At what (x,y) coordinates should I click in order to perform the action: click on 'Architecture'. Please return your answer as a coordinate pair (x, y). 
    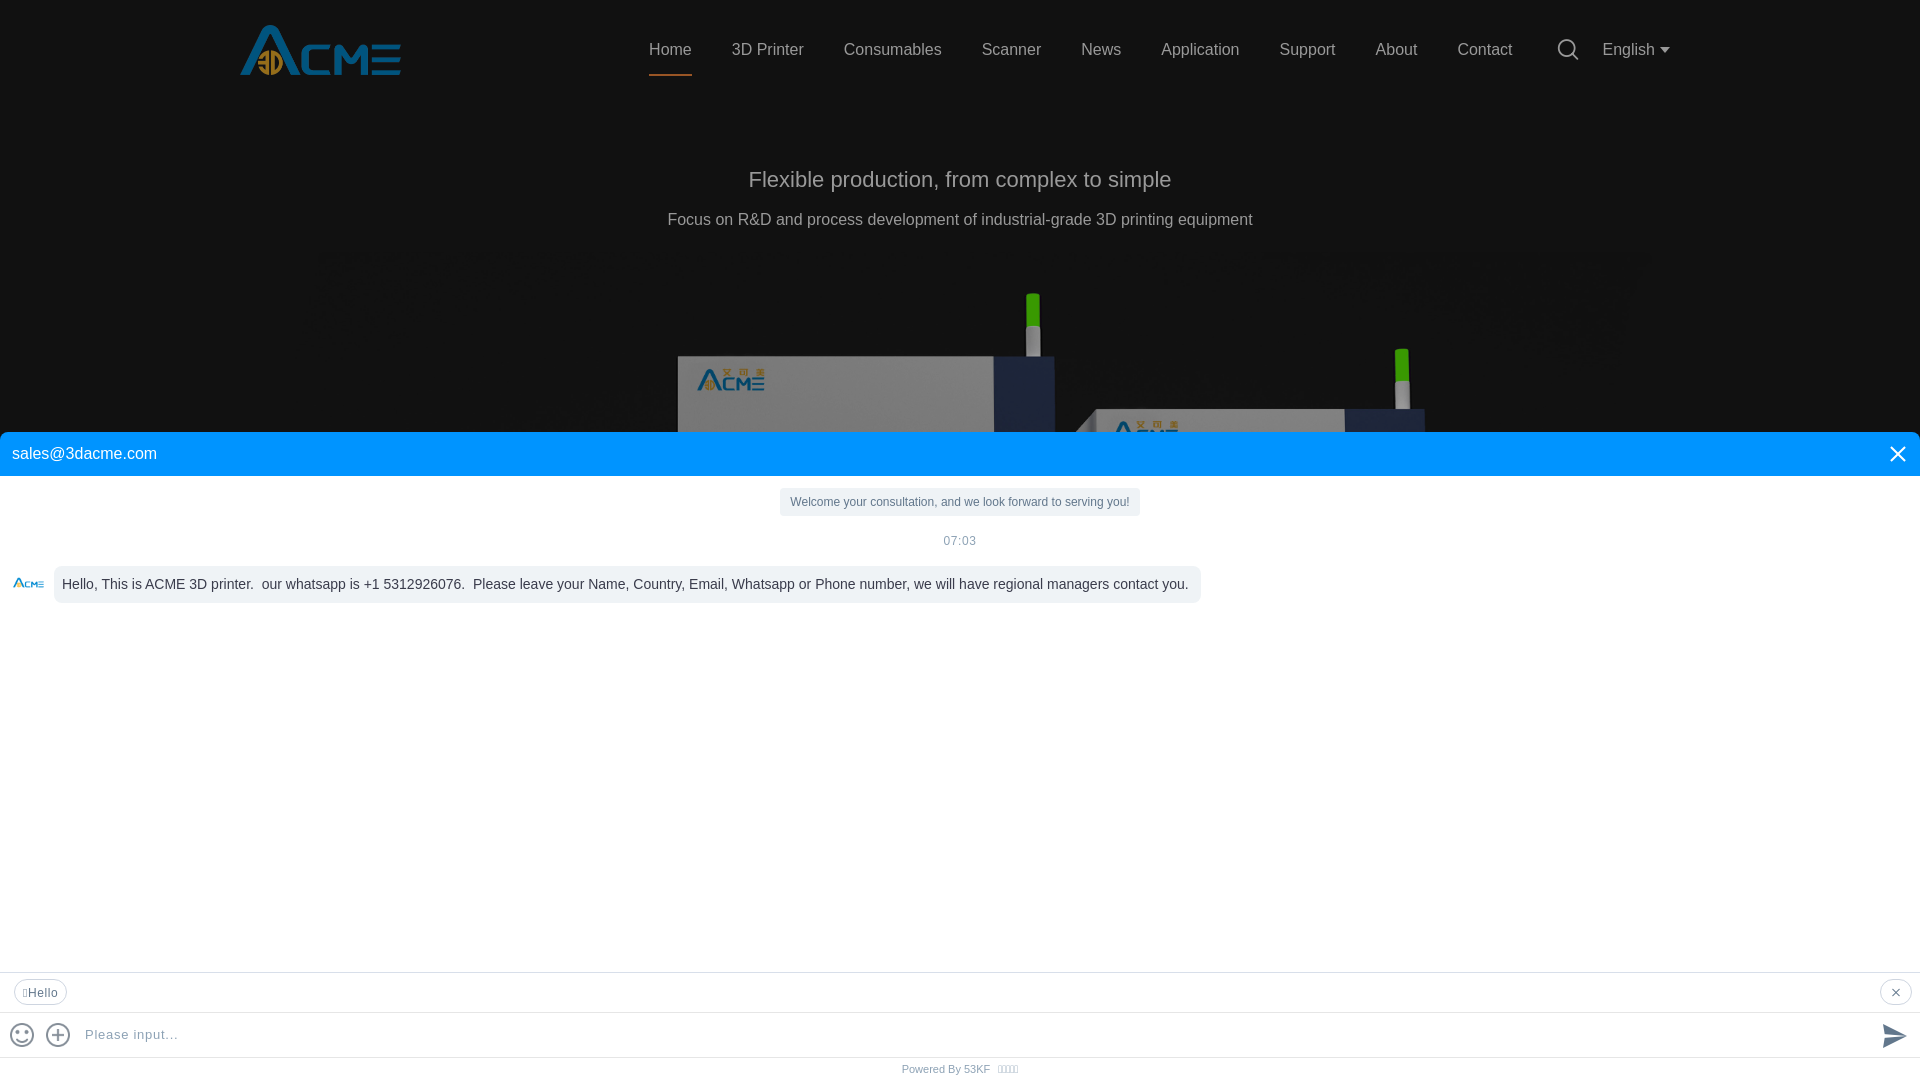
    Looking at the image, I should click on (869, 1028).